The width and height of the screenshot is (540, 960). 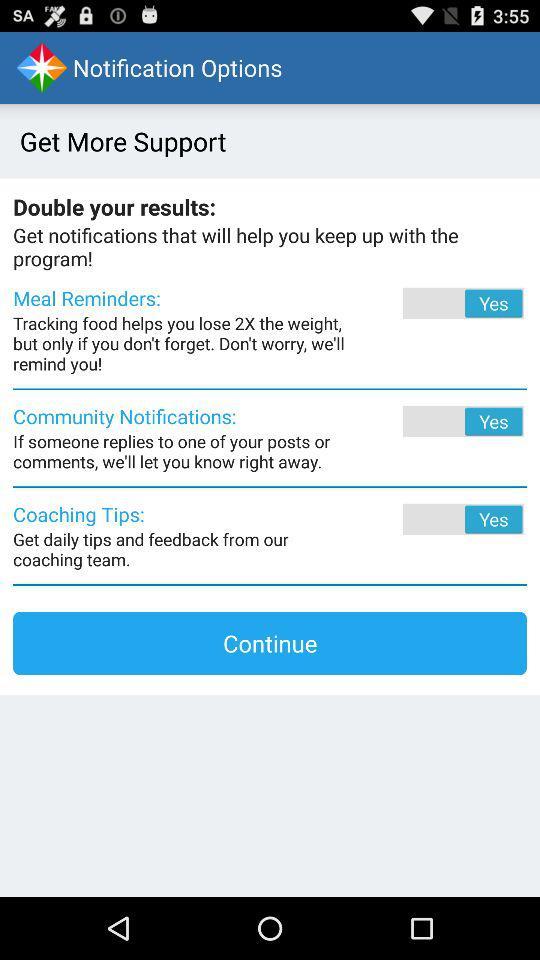 What do you see at coordinates (435, 303) in the screenshot?
I see `switch for meal reminders` at bounding box center [435, 303].